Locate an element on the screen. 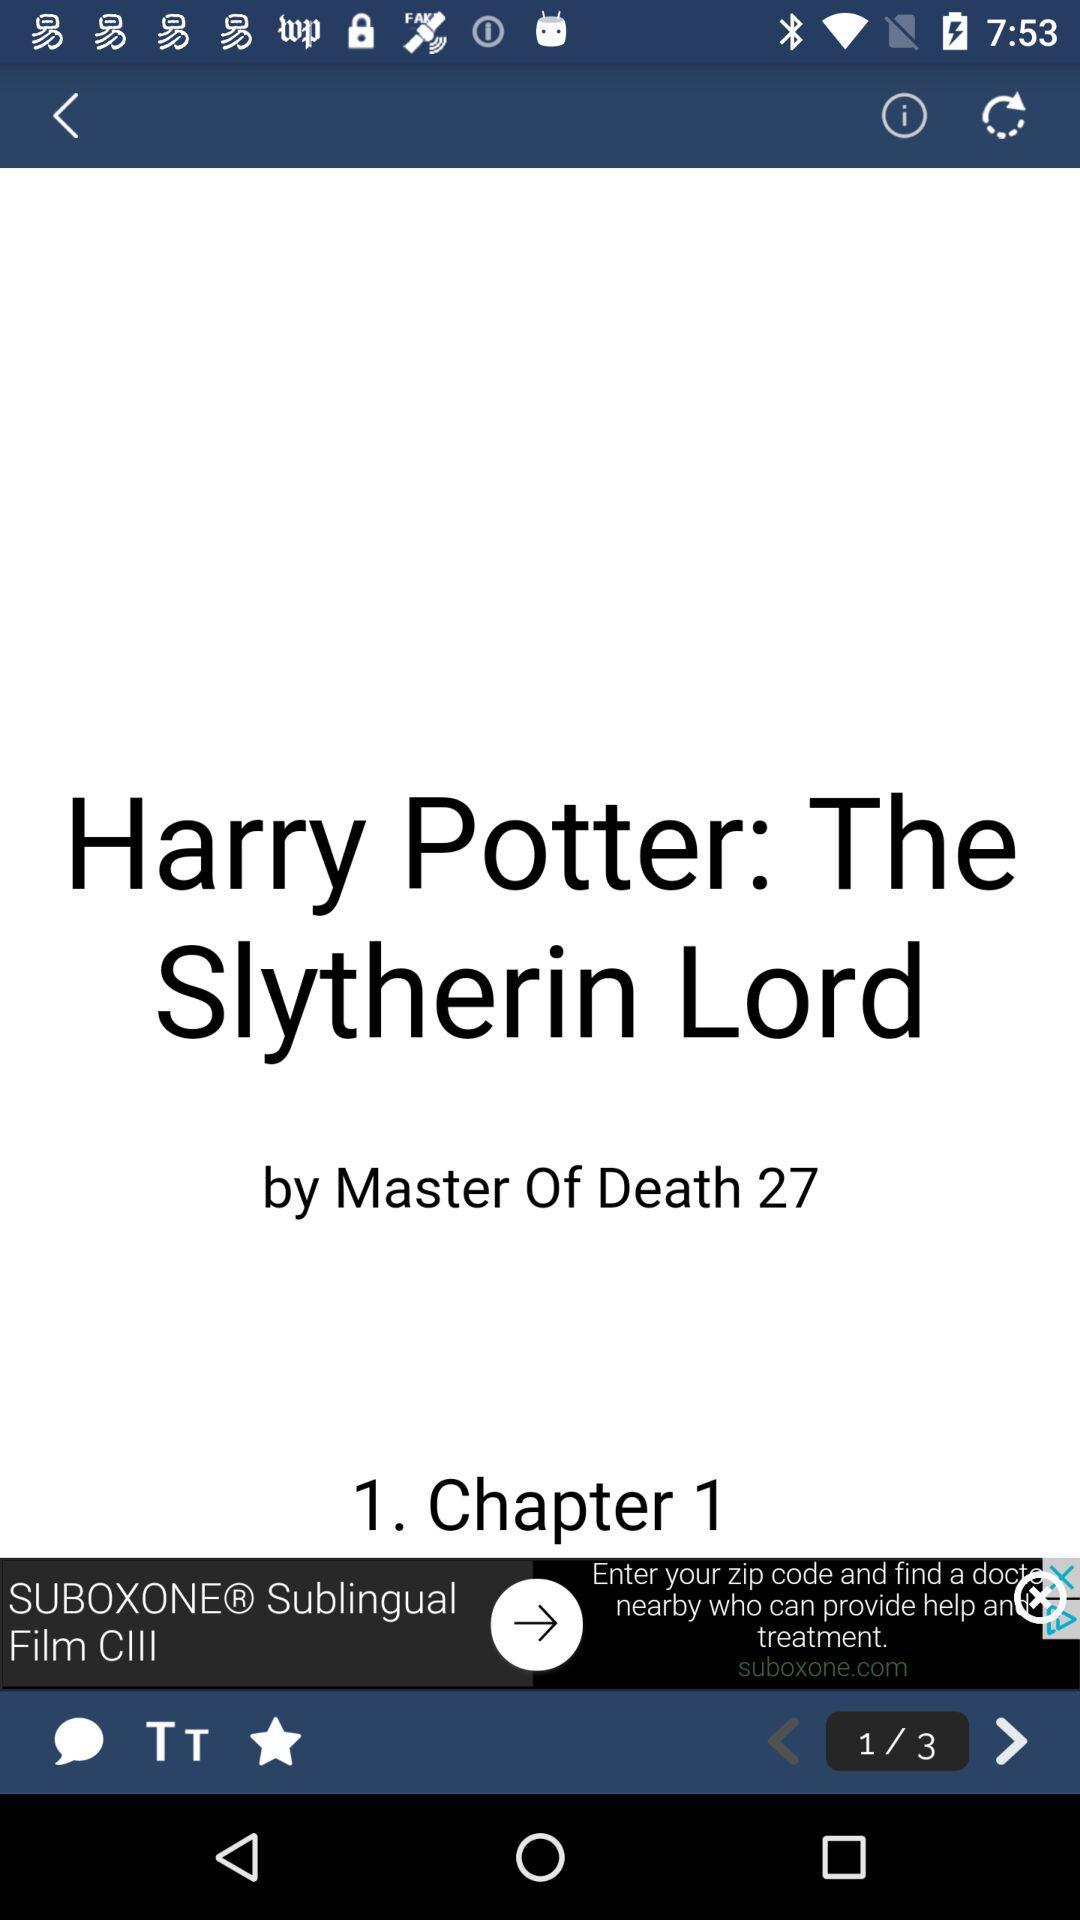 Image resolution: width=1080 pixels, height=1920 pixels. the font icon is located at coordinates (183, 1740).